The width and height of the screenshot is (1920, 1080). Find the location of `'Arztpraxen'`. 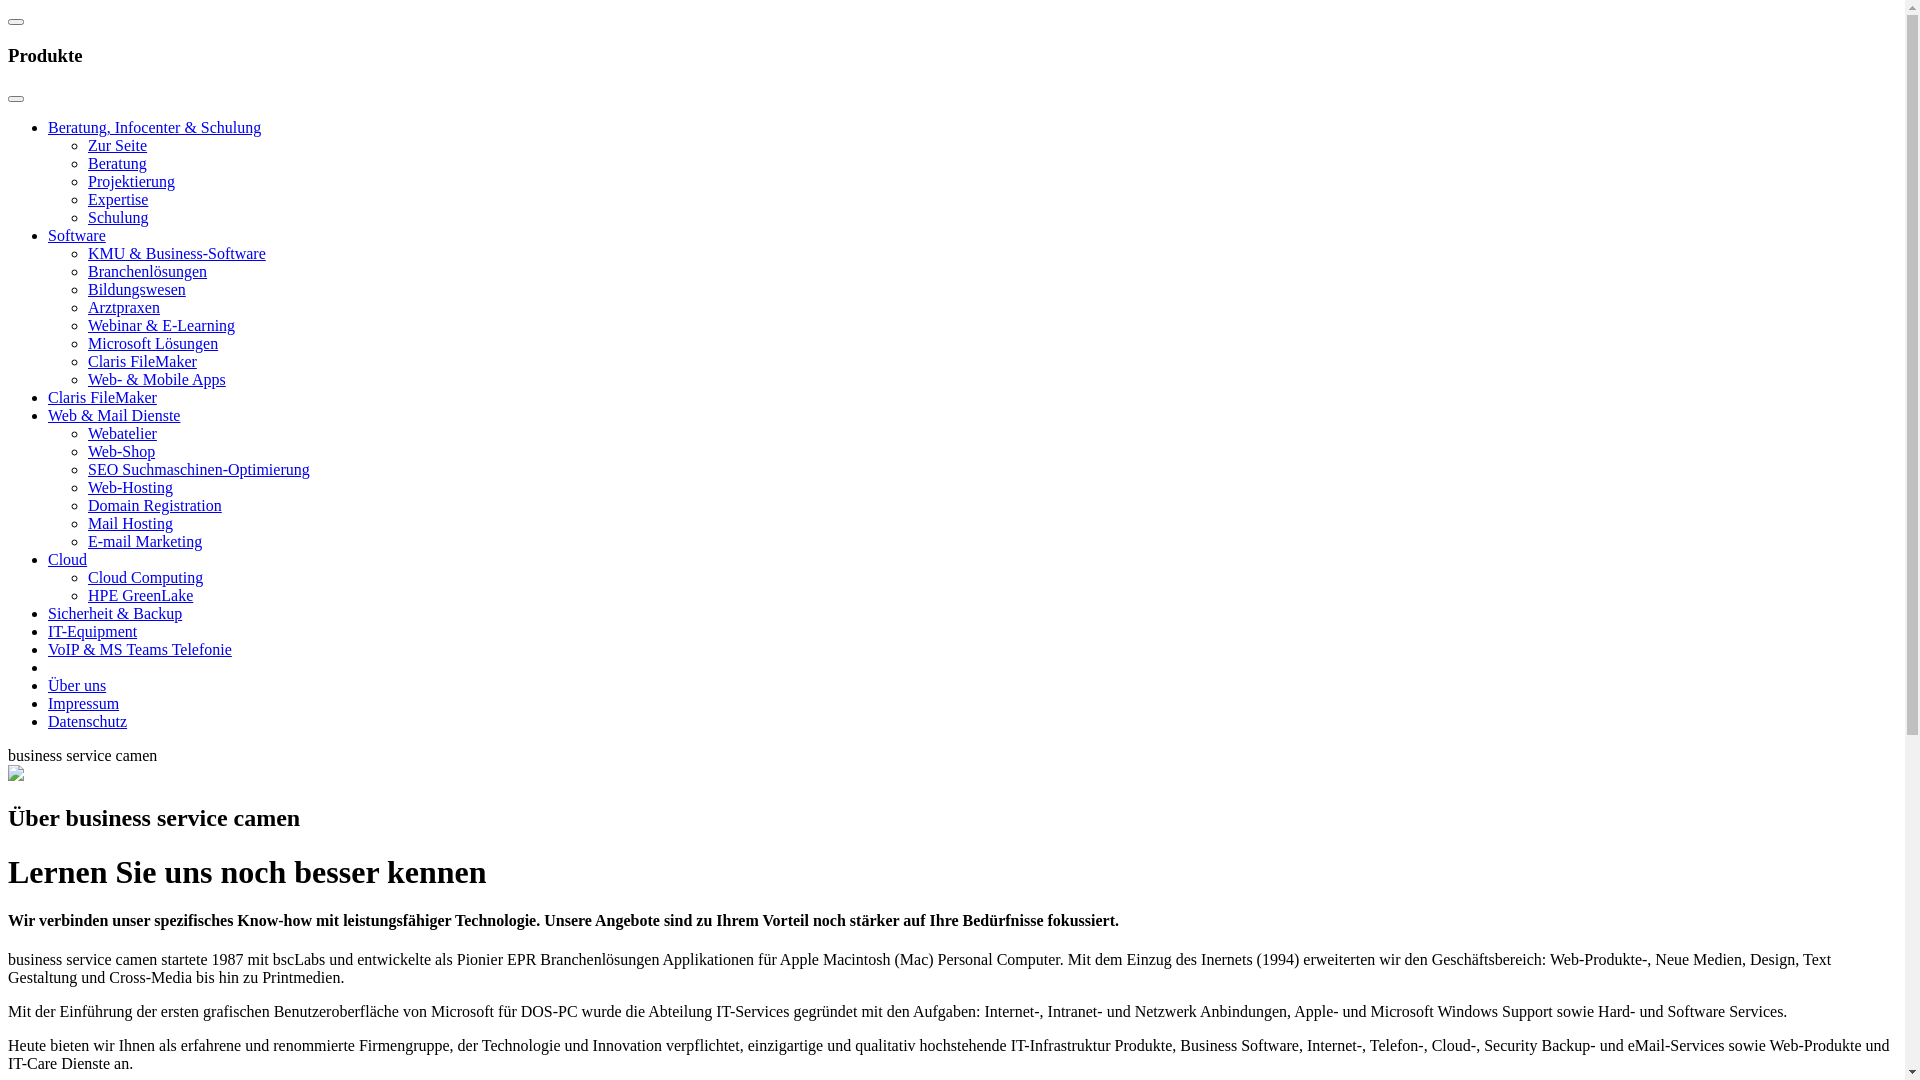

'Arztpraxen' is located at coordinates (123, 307).